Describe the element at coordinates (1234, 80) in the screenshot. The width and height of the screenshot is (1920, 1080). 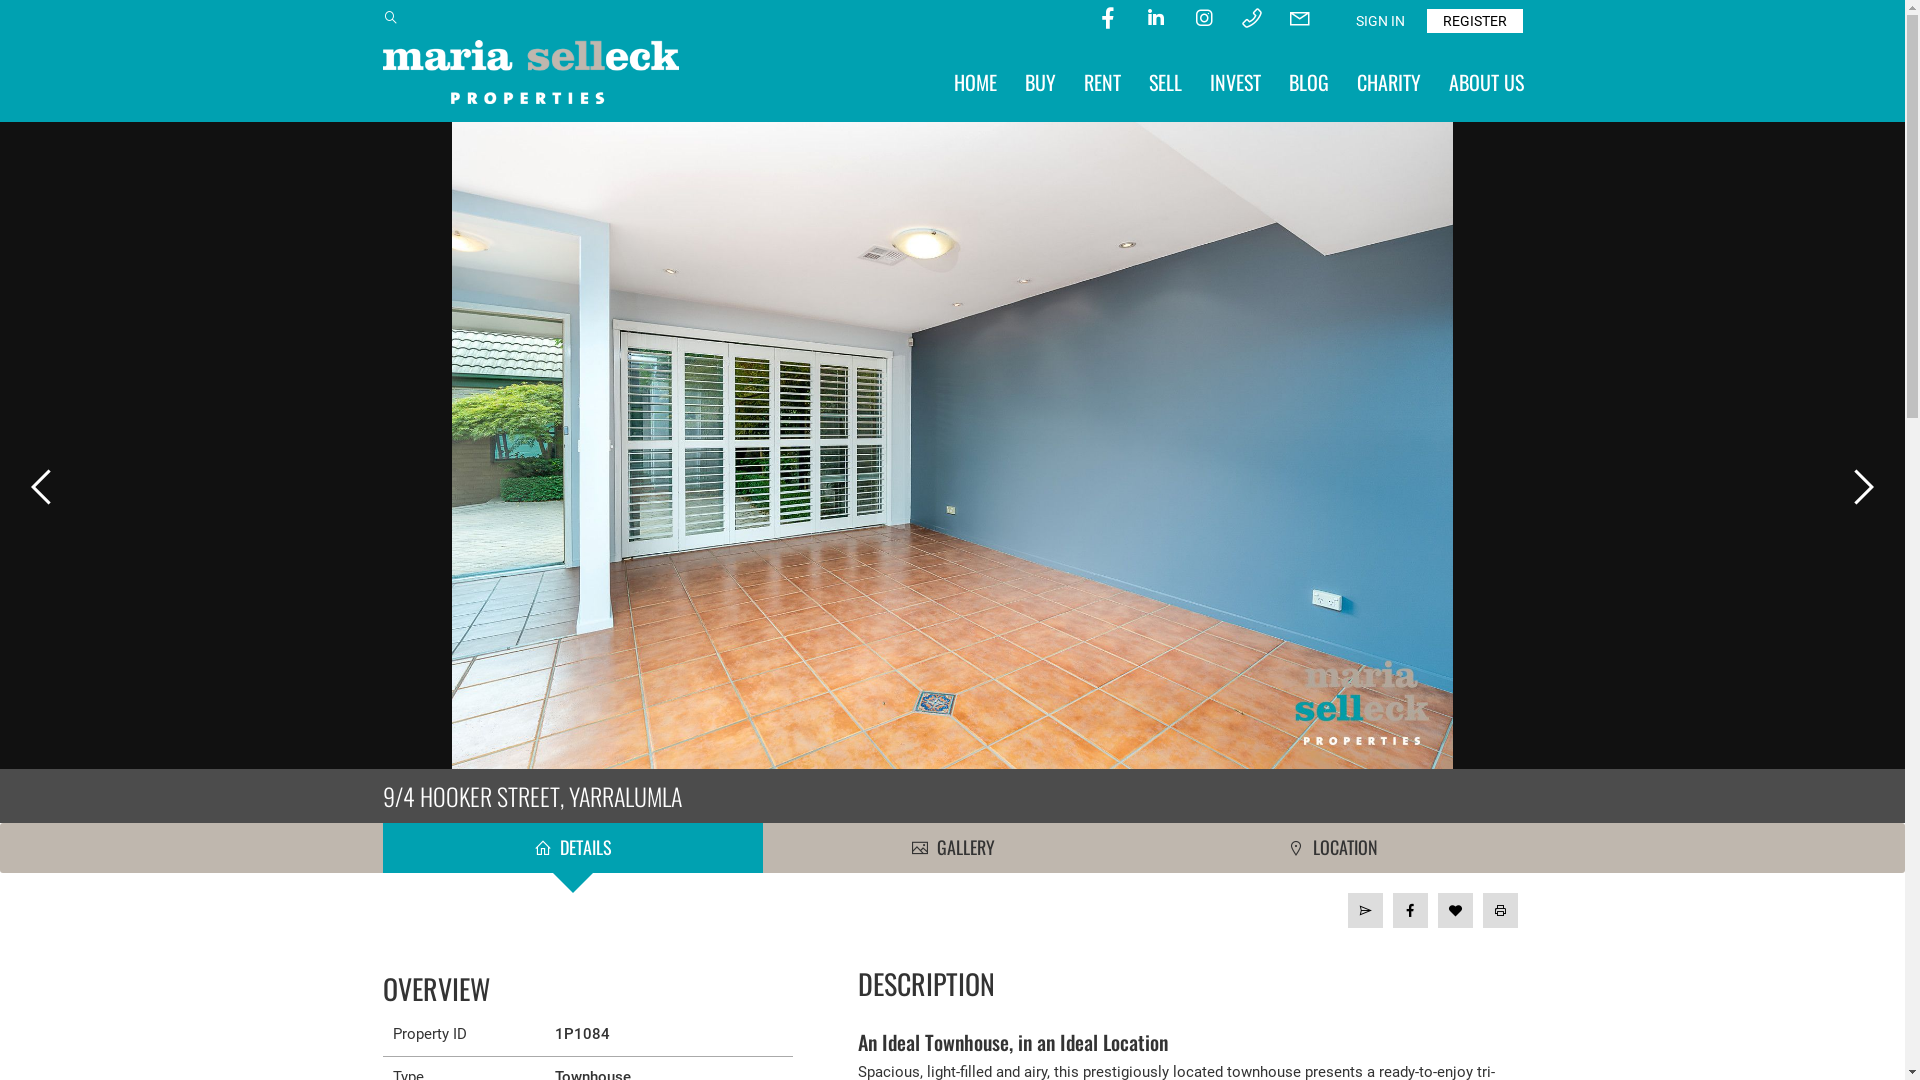
I see `'INVEST'` at that location.